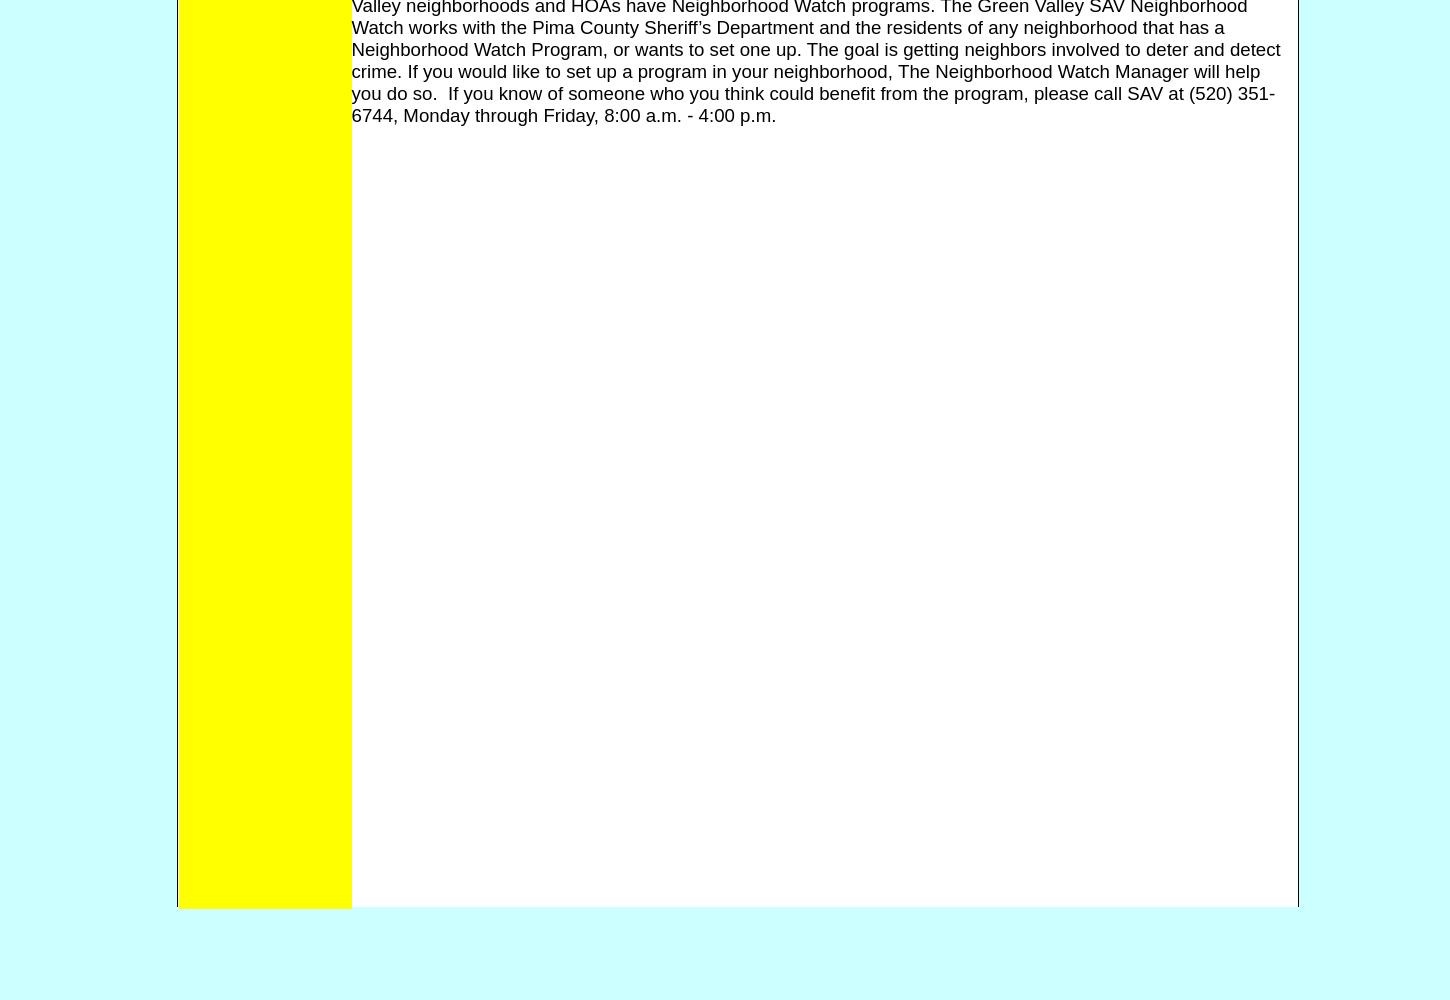 The width and height of the screenshot is (1450, 1000). What do you see at coordinates (805, 80) in the screenshot?
I see `'will help you do so.'` at bounding box center [805, 80].